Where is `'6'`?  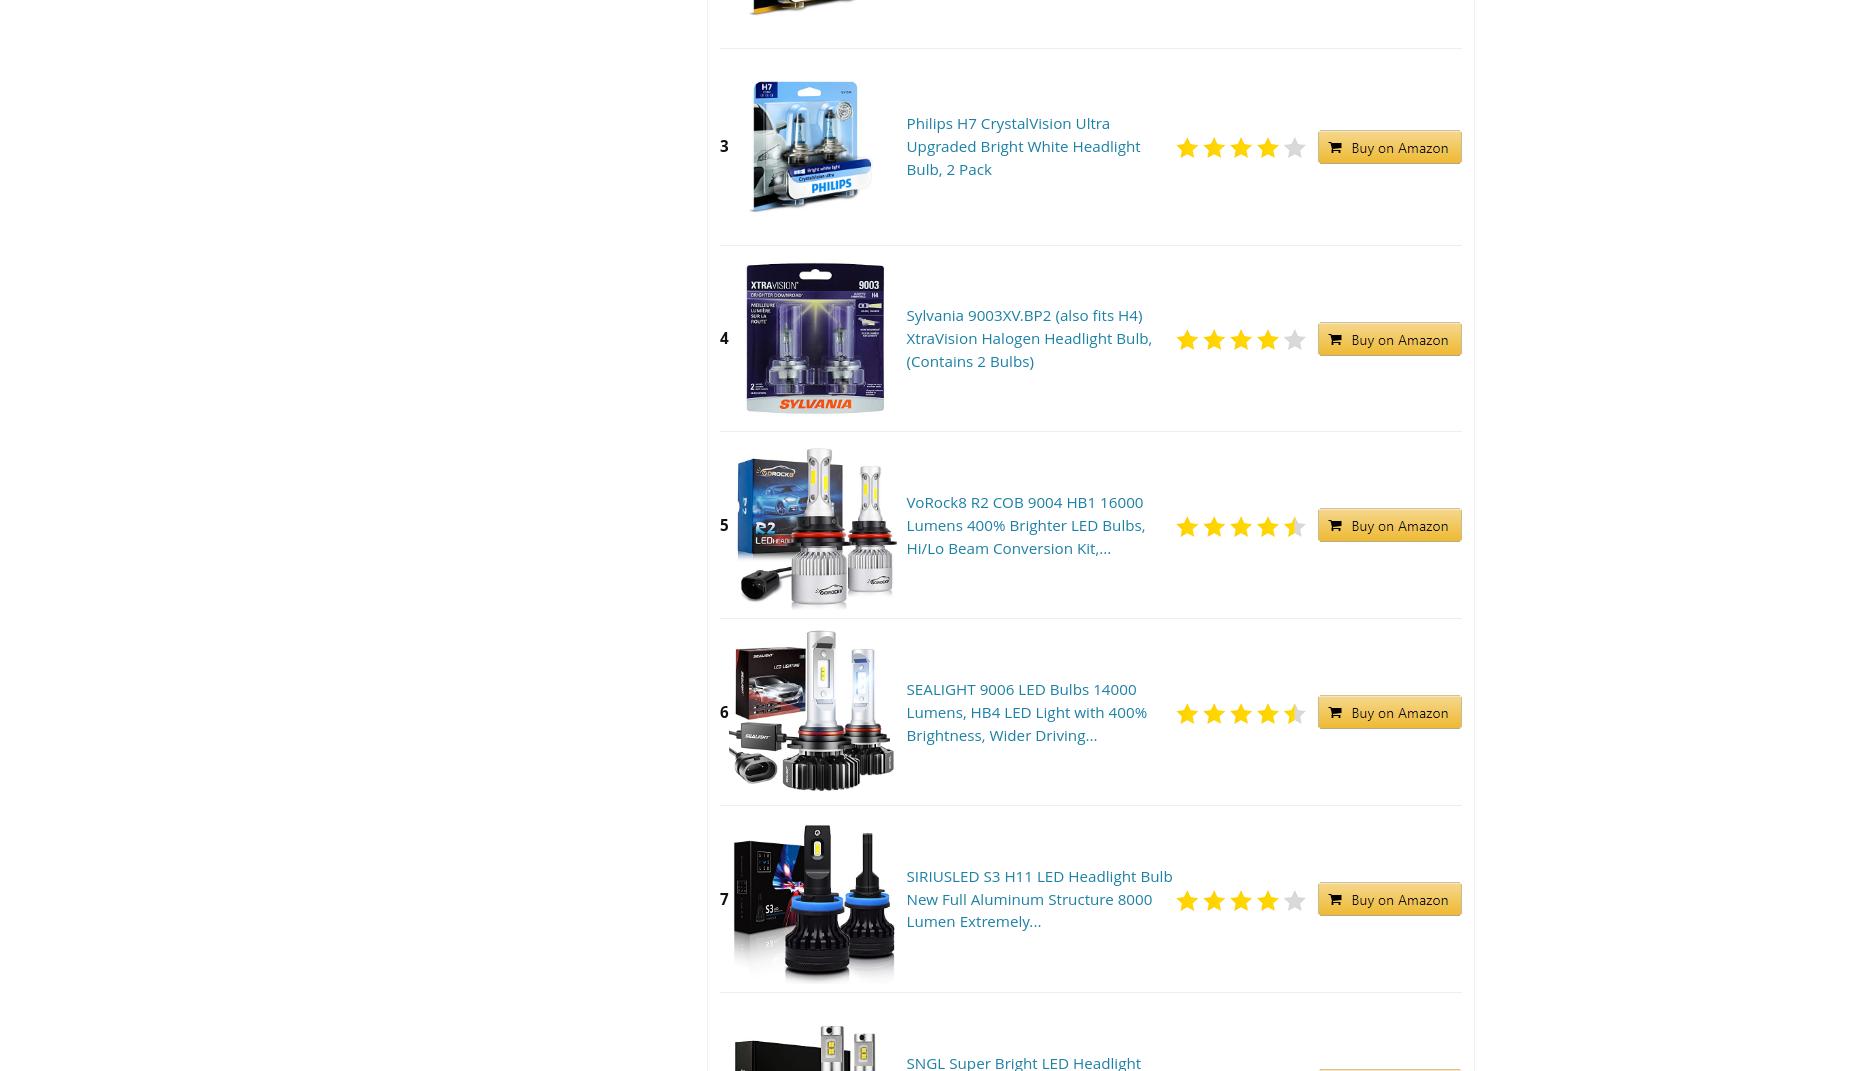
'6' is located at coordinates (724, 711).